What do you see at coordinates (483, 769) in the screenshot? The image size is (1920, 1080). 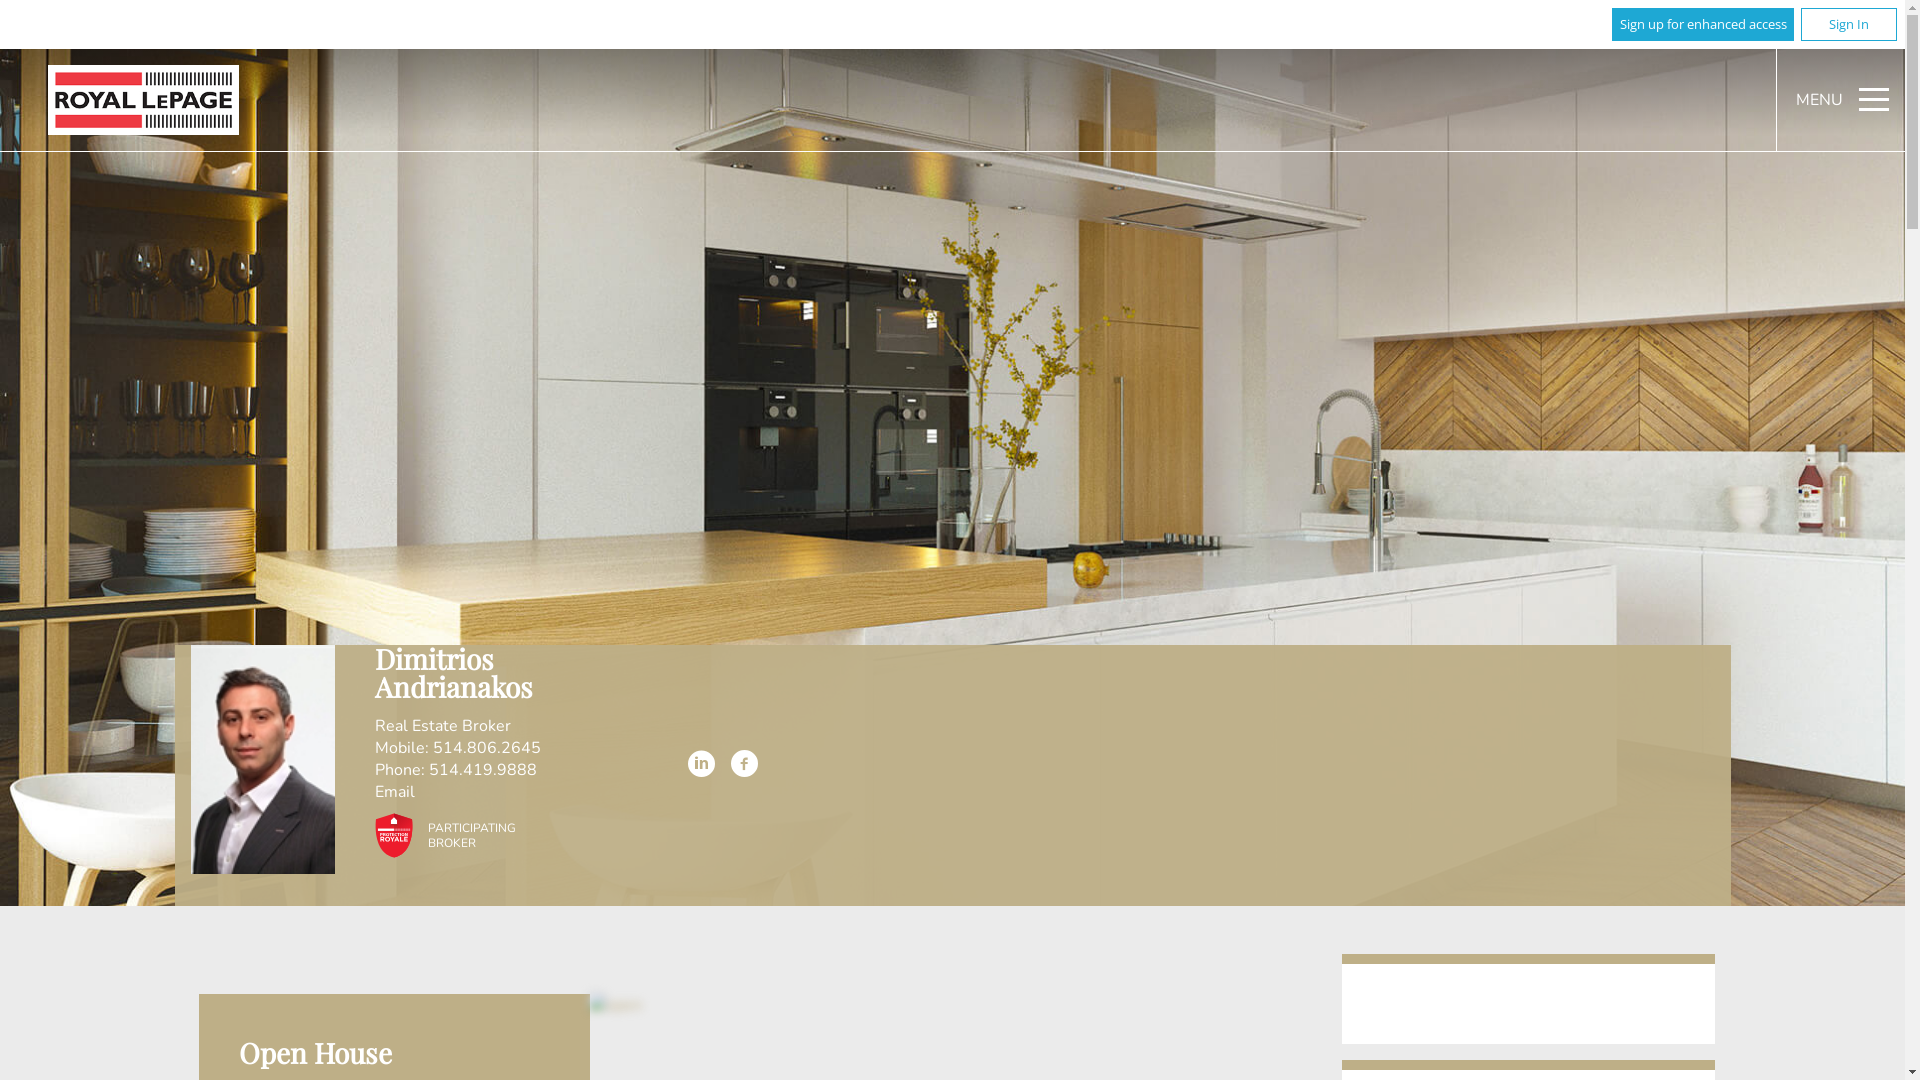 I see `'514.419.9888'` at bounding box center [483, 769].